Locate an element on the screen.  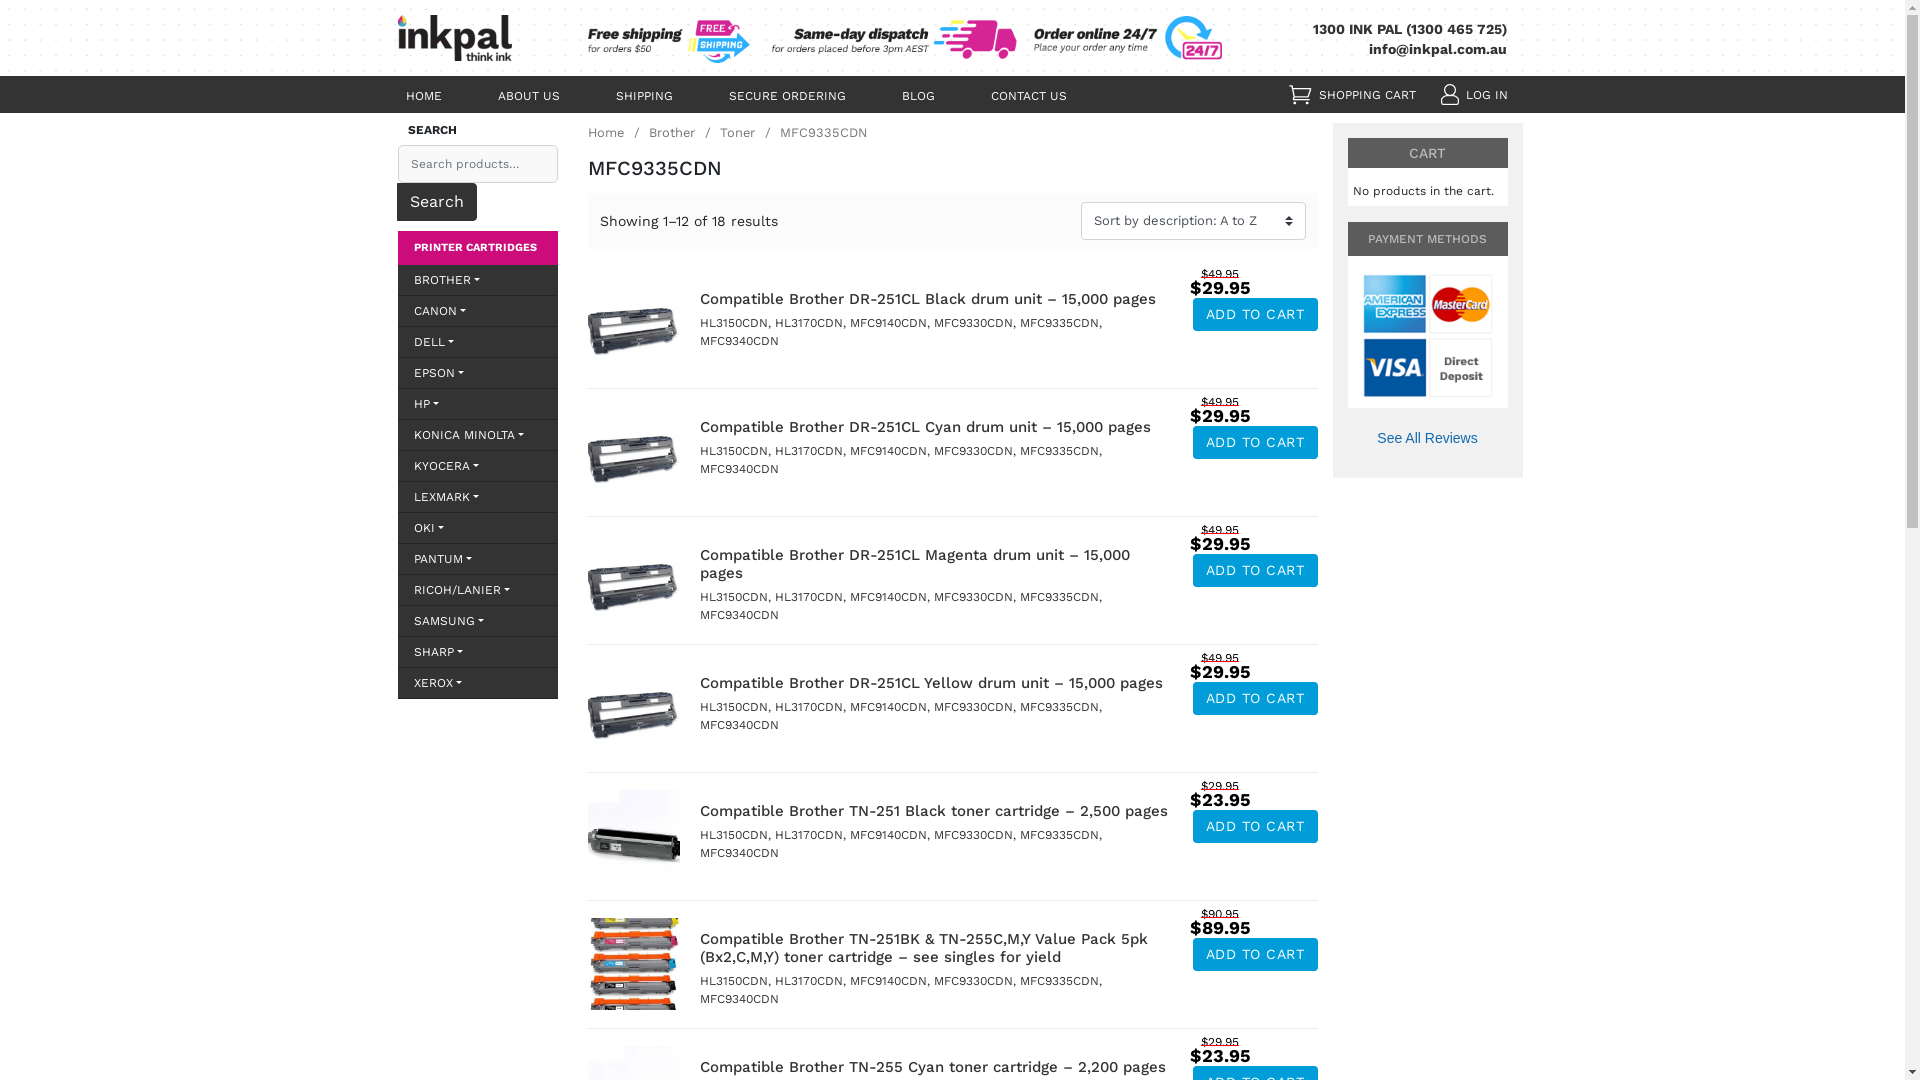
'HP' is located at coordinates (477, 404).